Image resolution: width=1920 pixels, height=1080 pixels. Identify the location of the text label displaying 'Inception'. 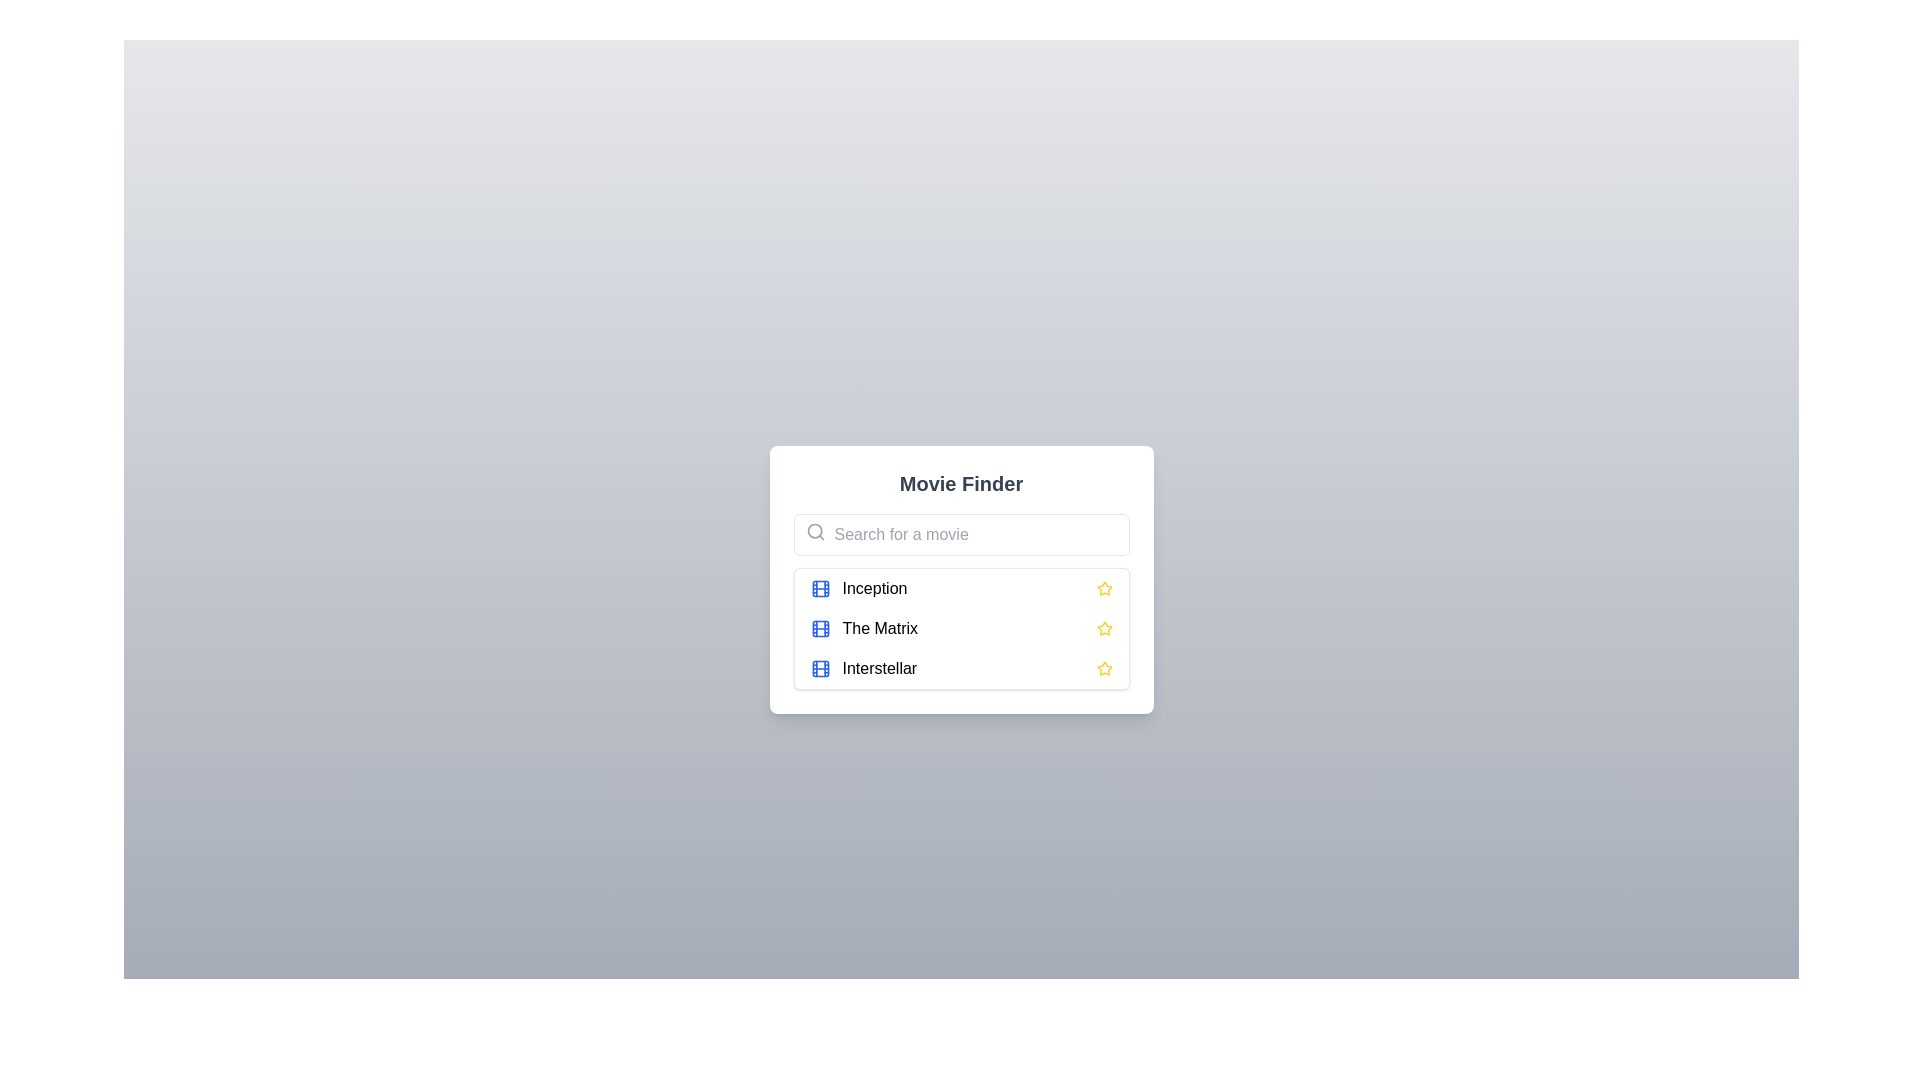
(874, 588).